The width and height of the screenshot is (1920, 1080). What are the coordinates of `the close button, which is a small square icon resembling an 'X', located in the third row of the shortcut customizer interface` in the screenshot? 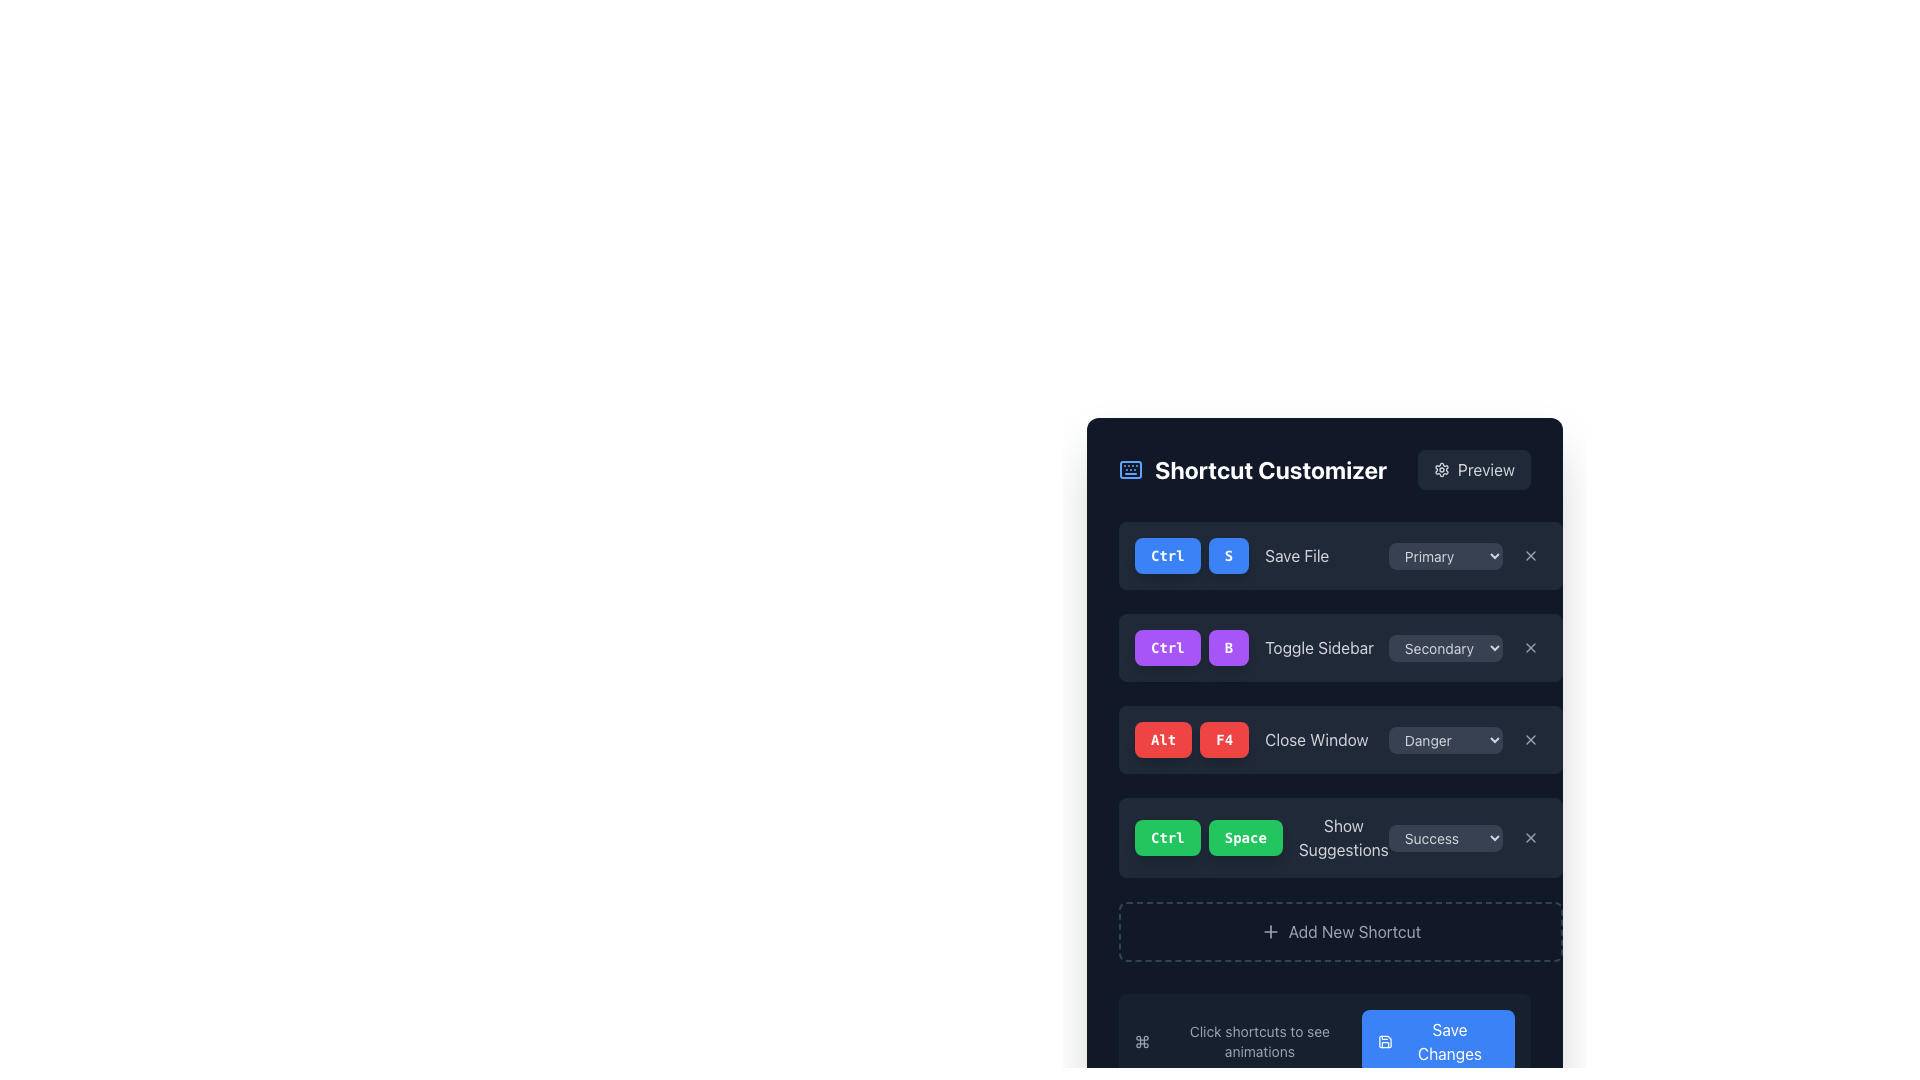 It's located at (1529, 648).